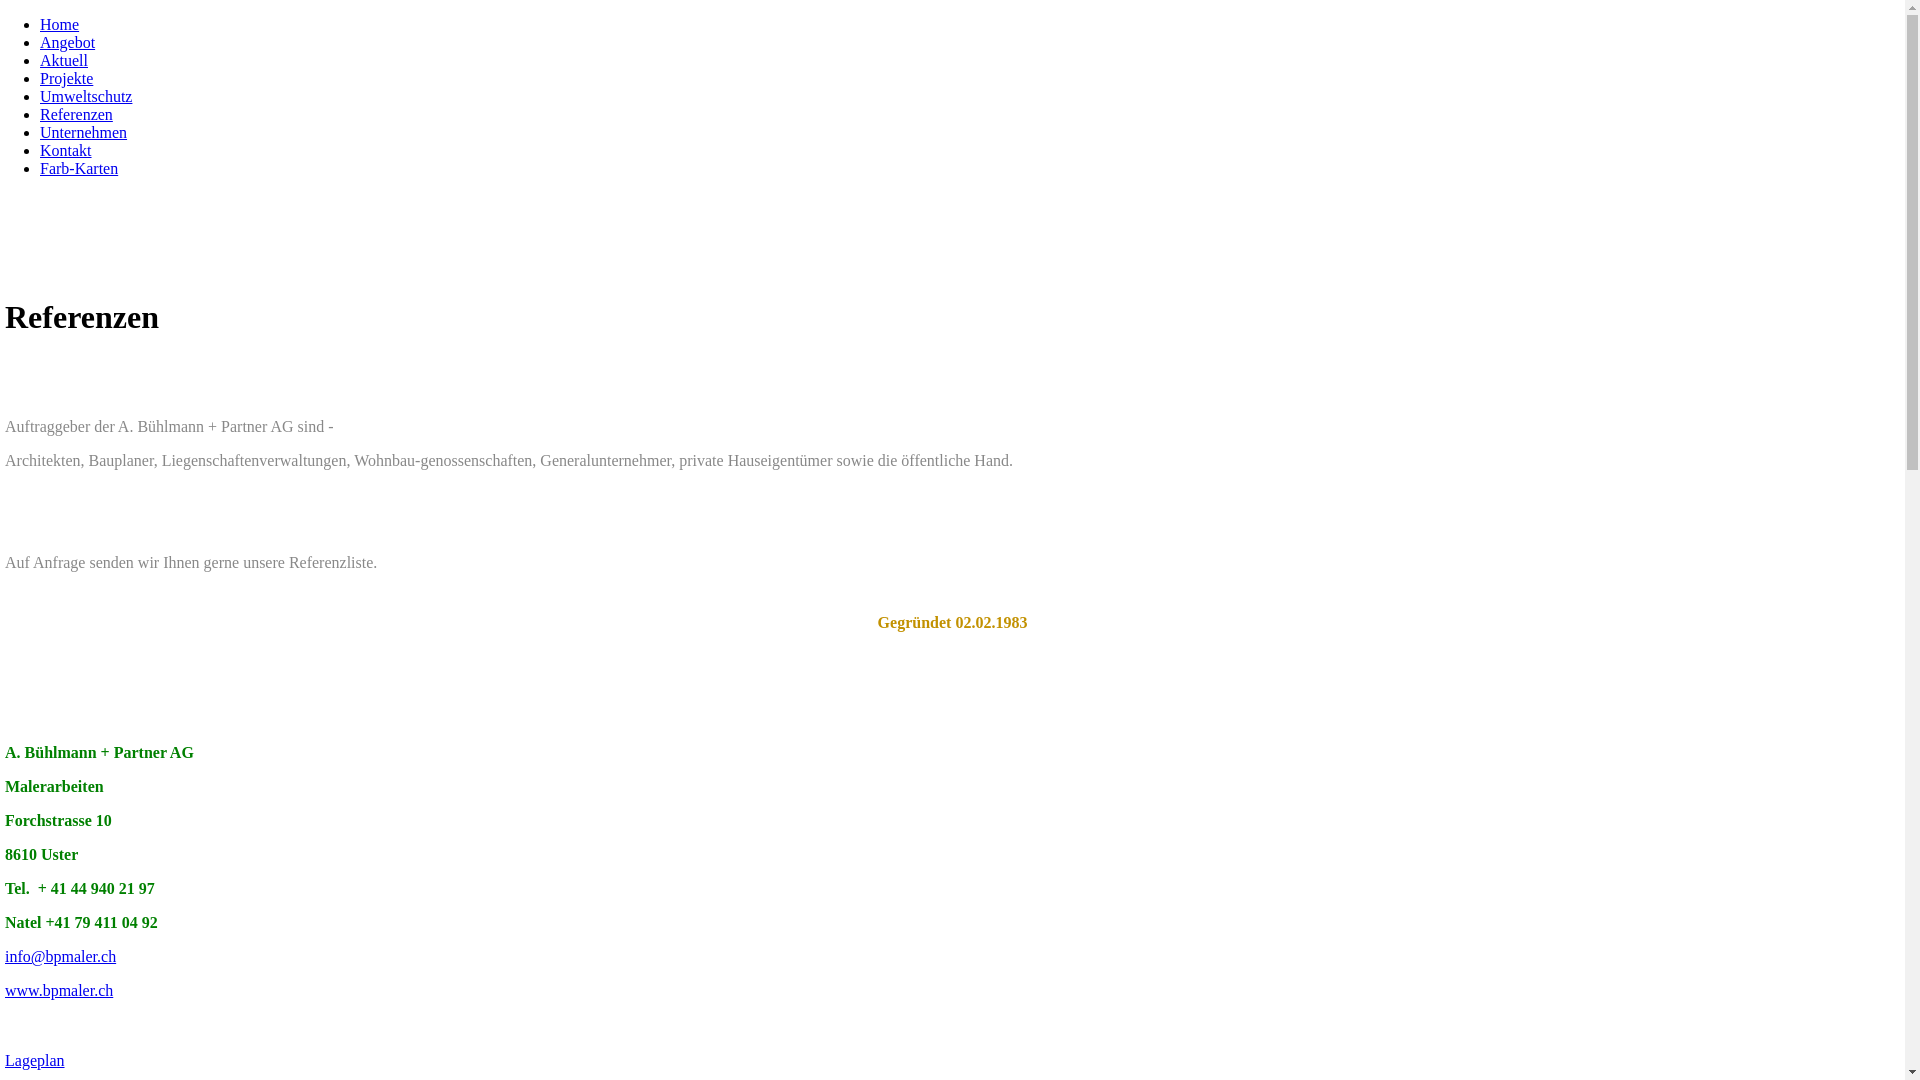  What do you see at coordinates (60, 955) in the screenshot?
I see `'info@bpmaler.ch'` at bounding box center [60, 955].